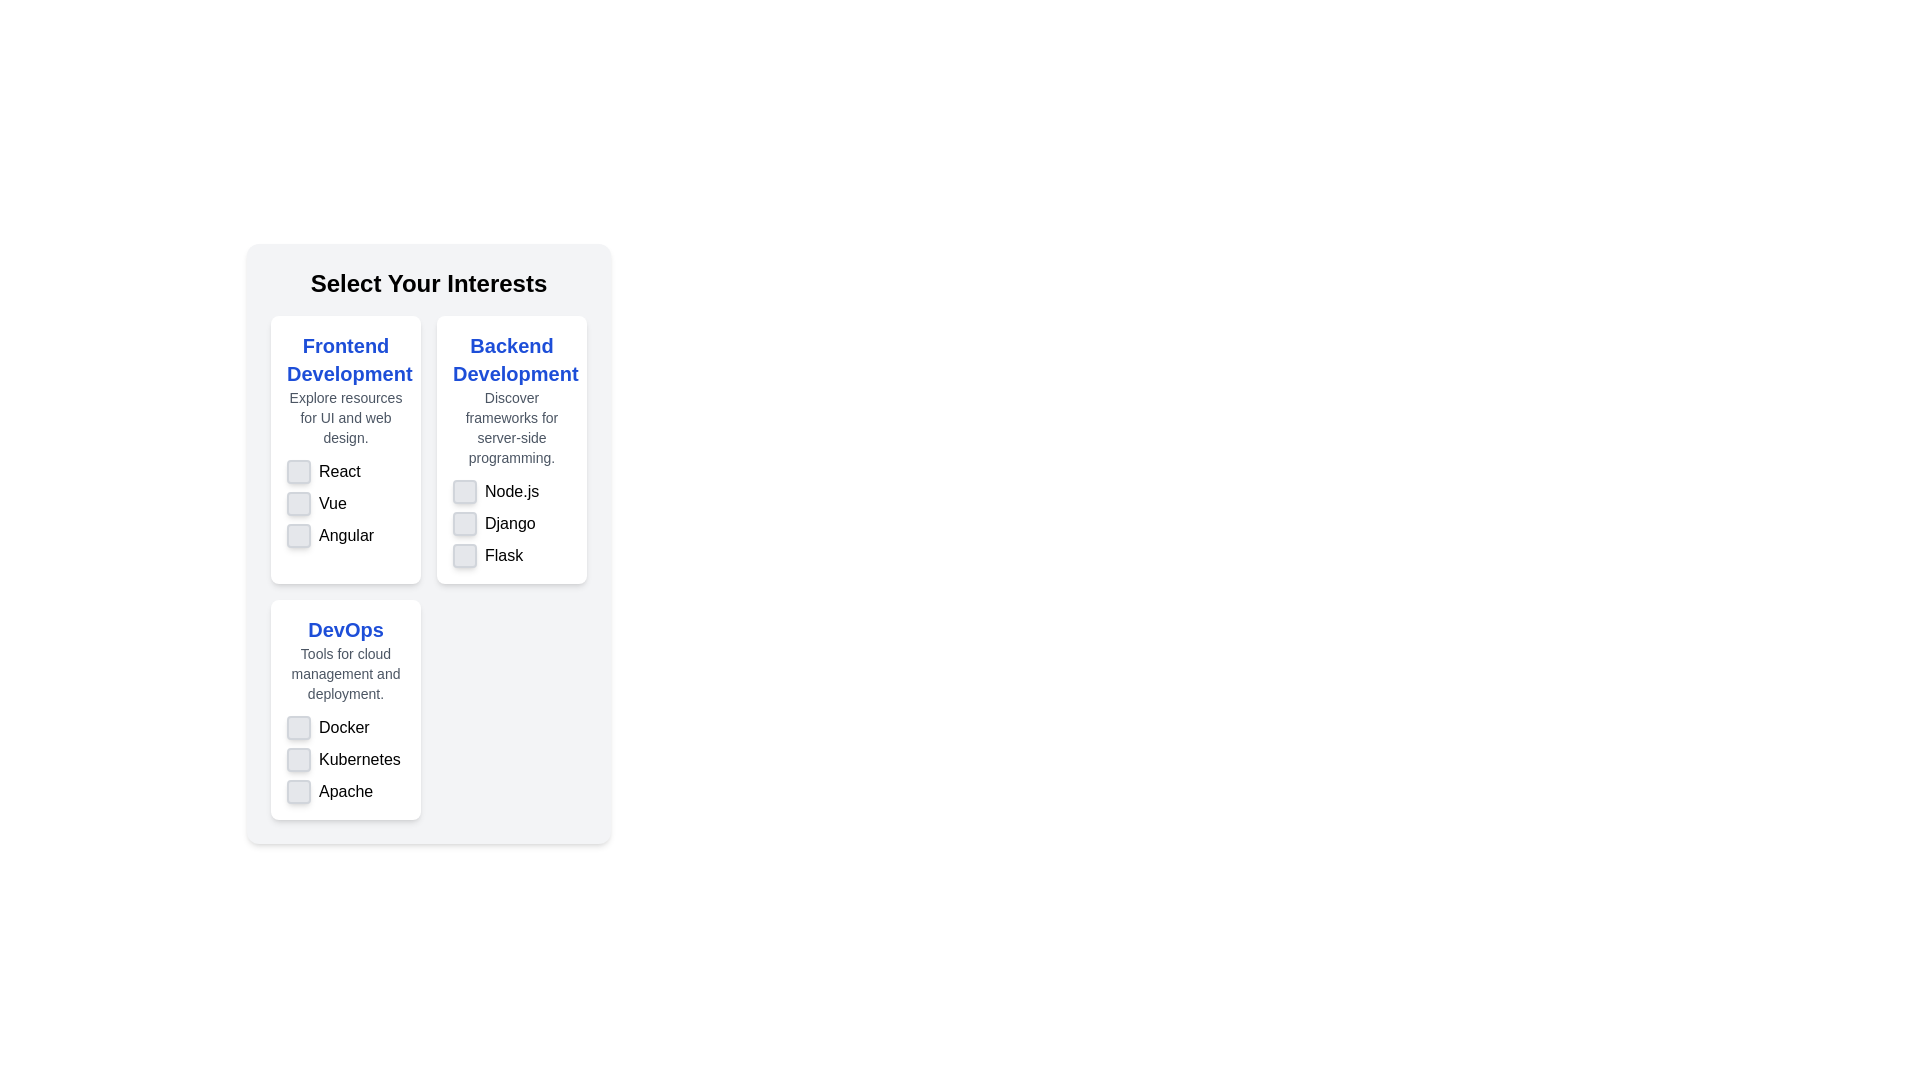 Image resolution: width=1920 pixels, height=1080 pixels. Describe the element at coordinates (345, 535) in the screenshot. I see `the informational label displaying the name 'Angular', which is the third and bottom entry in the 'Frontend Development' section, positioned below 'Vue'` at that location.